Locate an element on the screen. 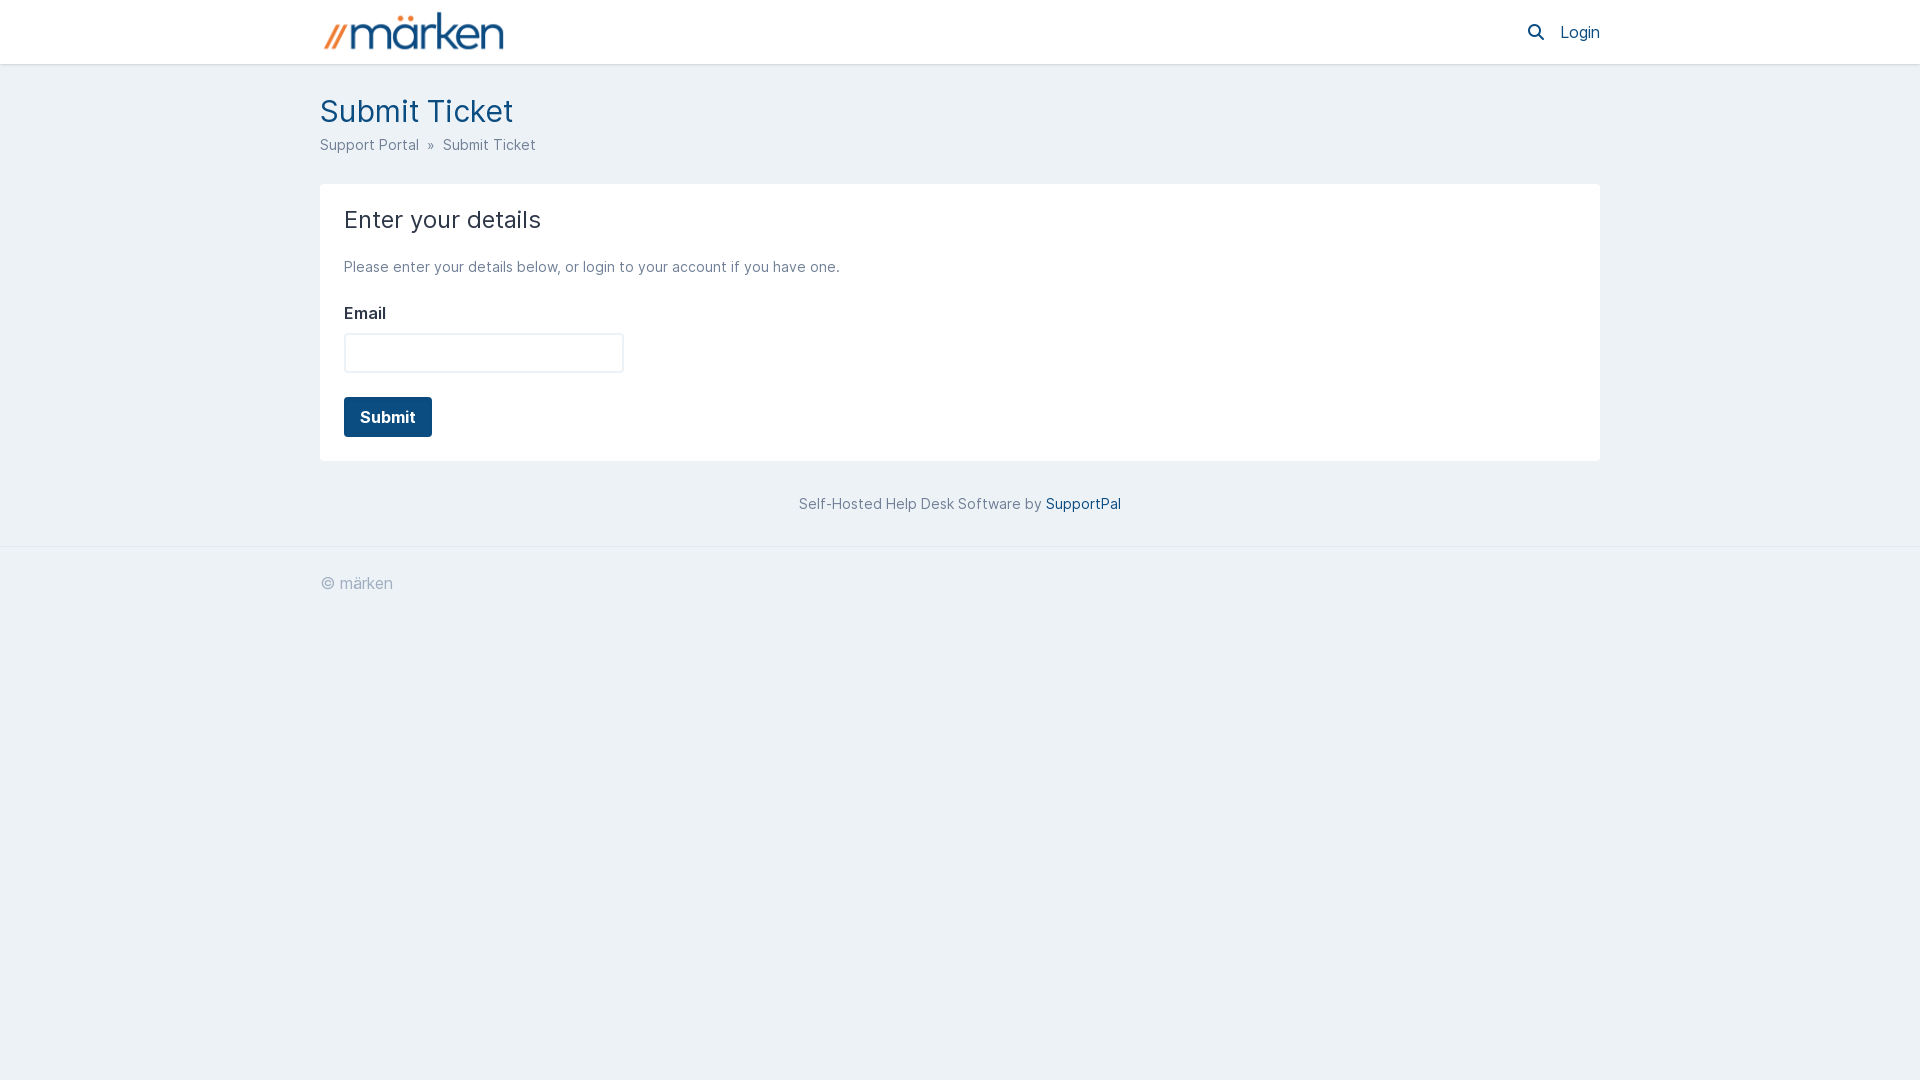 Image resolution: width=1920 pixels, height=1080 pixels. 'Support Portal' is located at coordinates (369, 143).